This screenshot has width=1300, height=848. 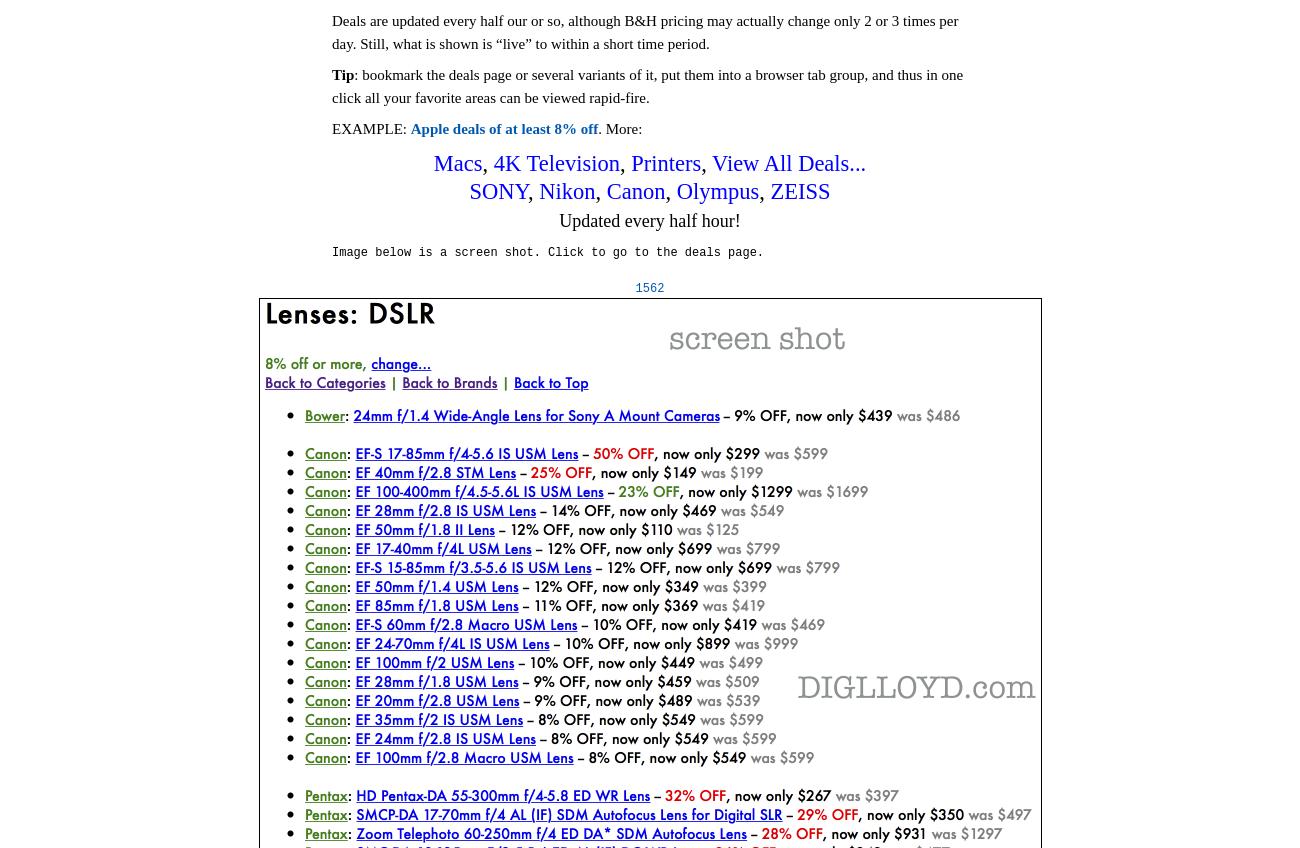 What do you see at coordinates (566, 191) in the screenshot?
I see `'Nikon'` at bounding box center [566, 191].